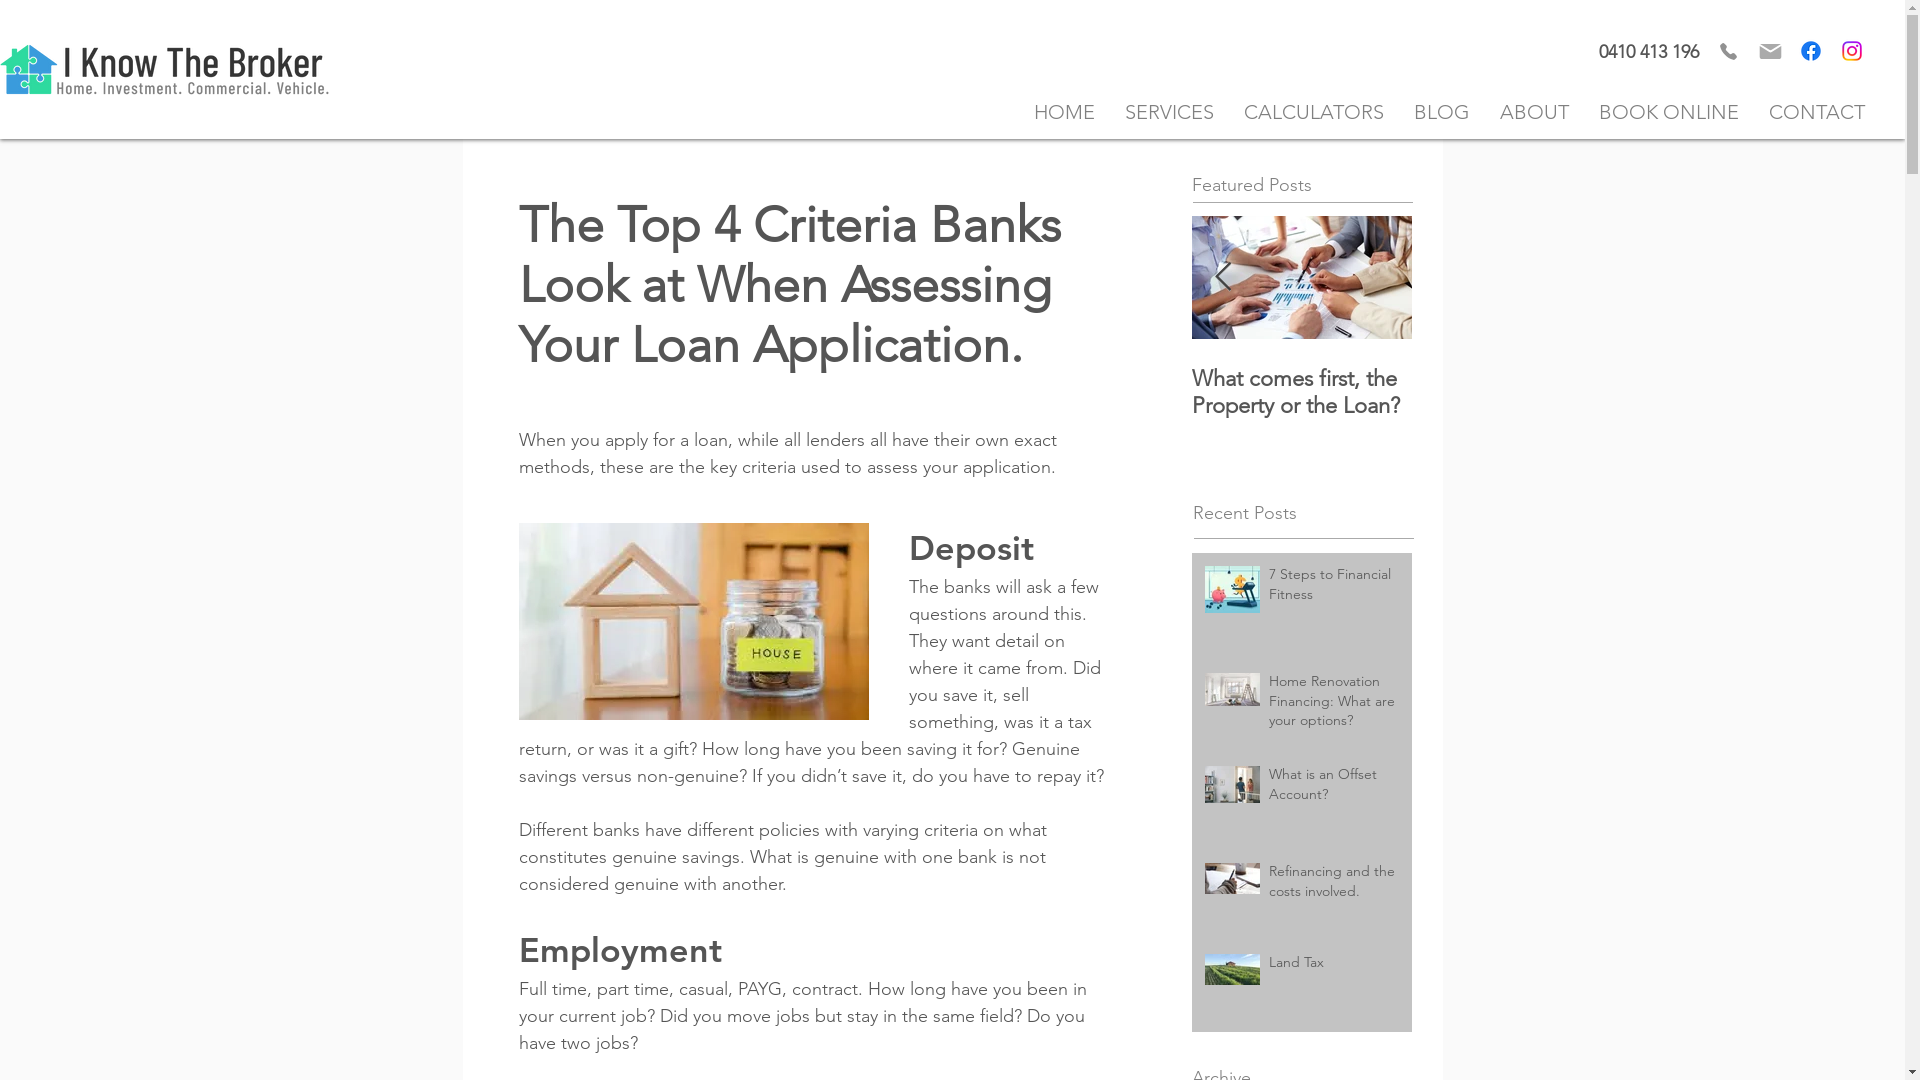  Describe the element at coordinates (1441, 111) in the screenshot. I see `'BLOG'` at that location.